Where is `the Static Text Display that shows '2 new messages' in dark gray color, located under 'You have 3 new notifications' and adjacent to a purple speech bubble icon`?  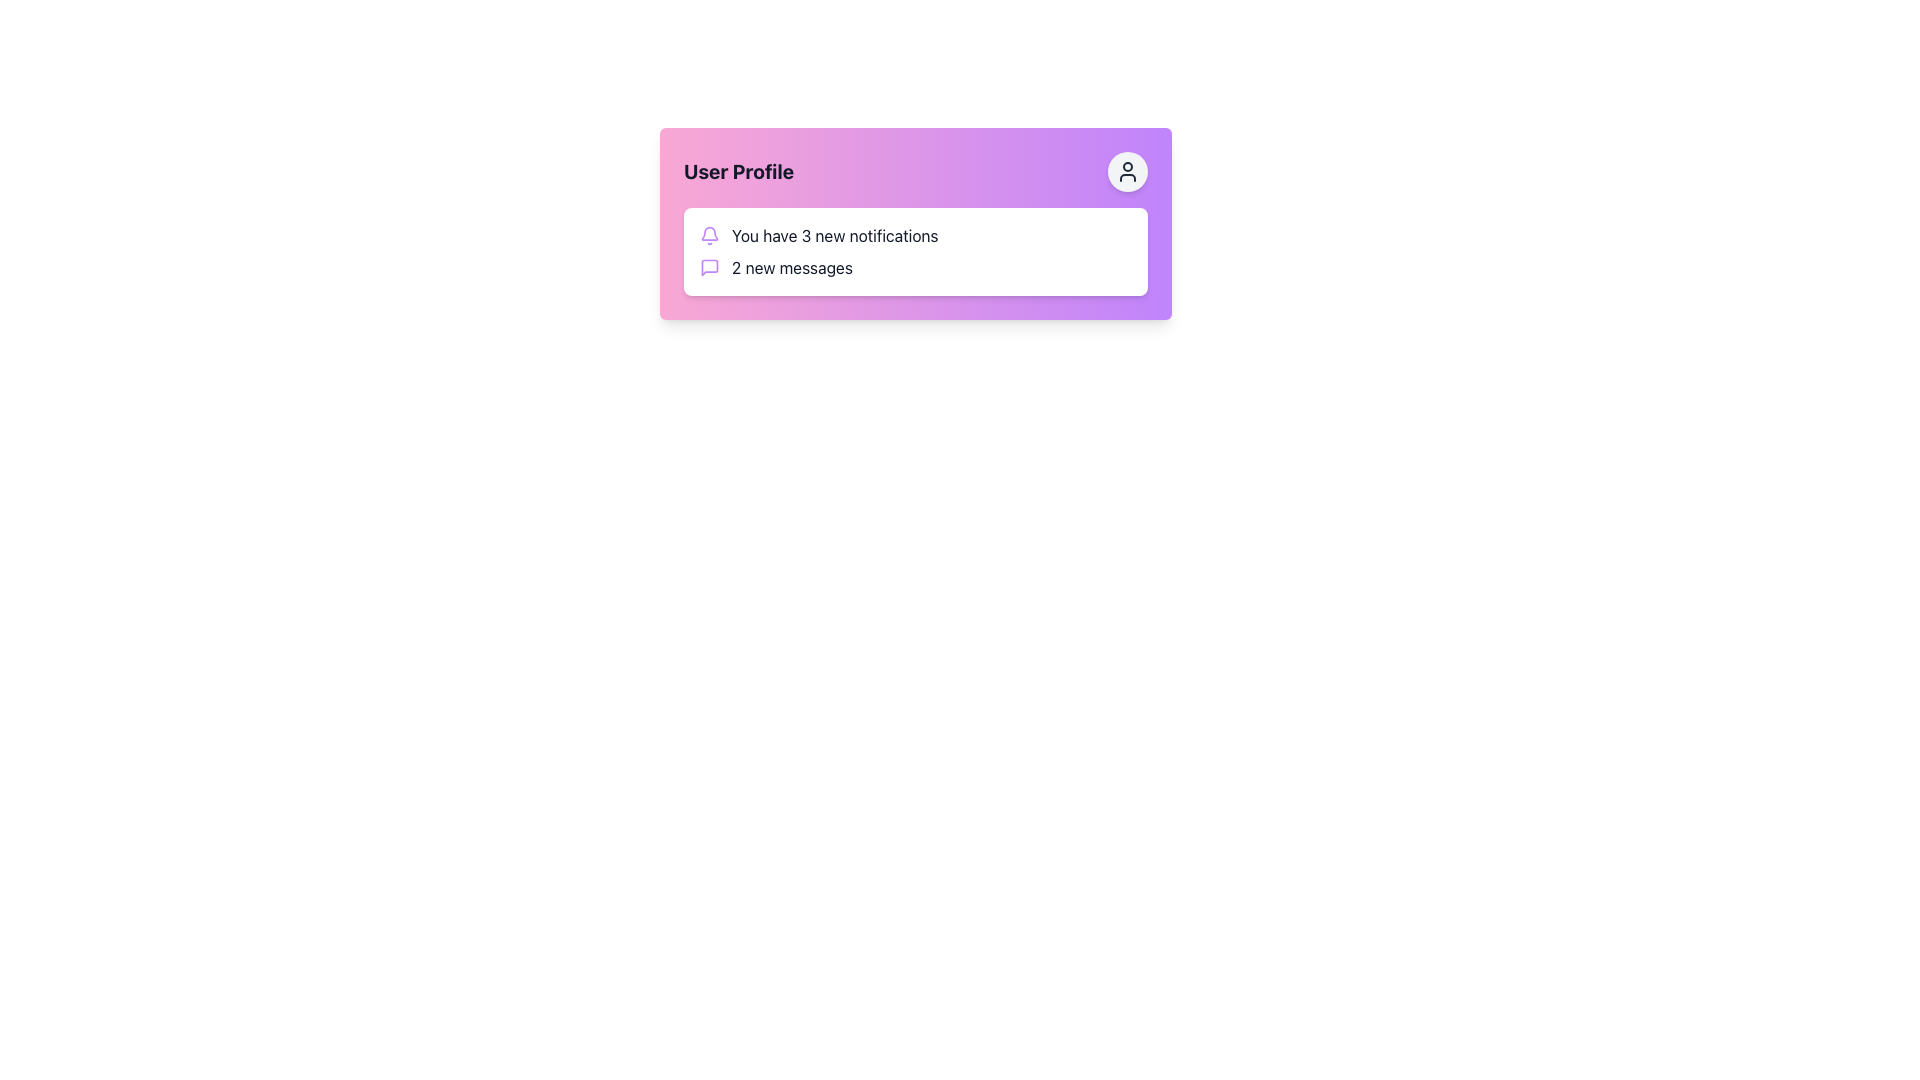 the Static Text Display that shows '2 new messages' in dark gray color, located under 'You have 3 new notifications' and adjacent to a purple speech bubble icon is located at coordinates (791, 266).